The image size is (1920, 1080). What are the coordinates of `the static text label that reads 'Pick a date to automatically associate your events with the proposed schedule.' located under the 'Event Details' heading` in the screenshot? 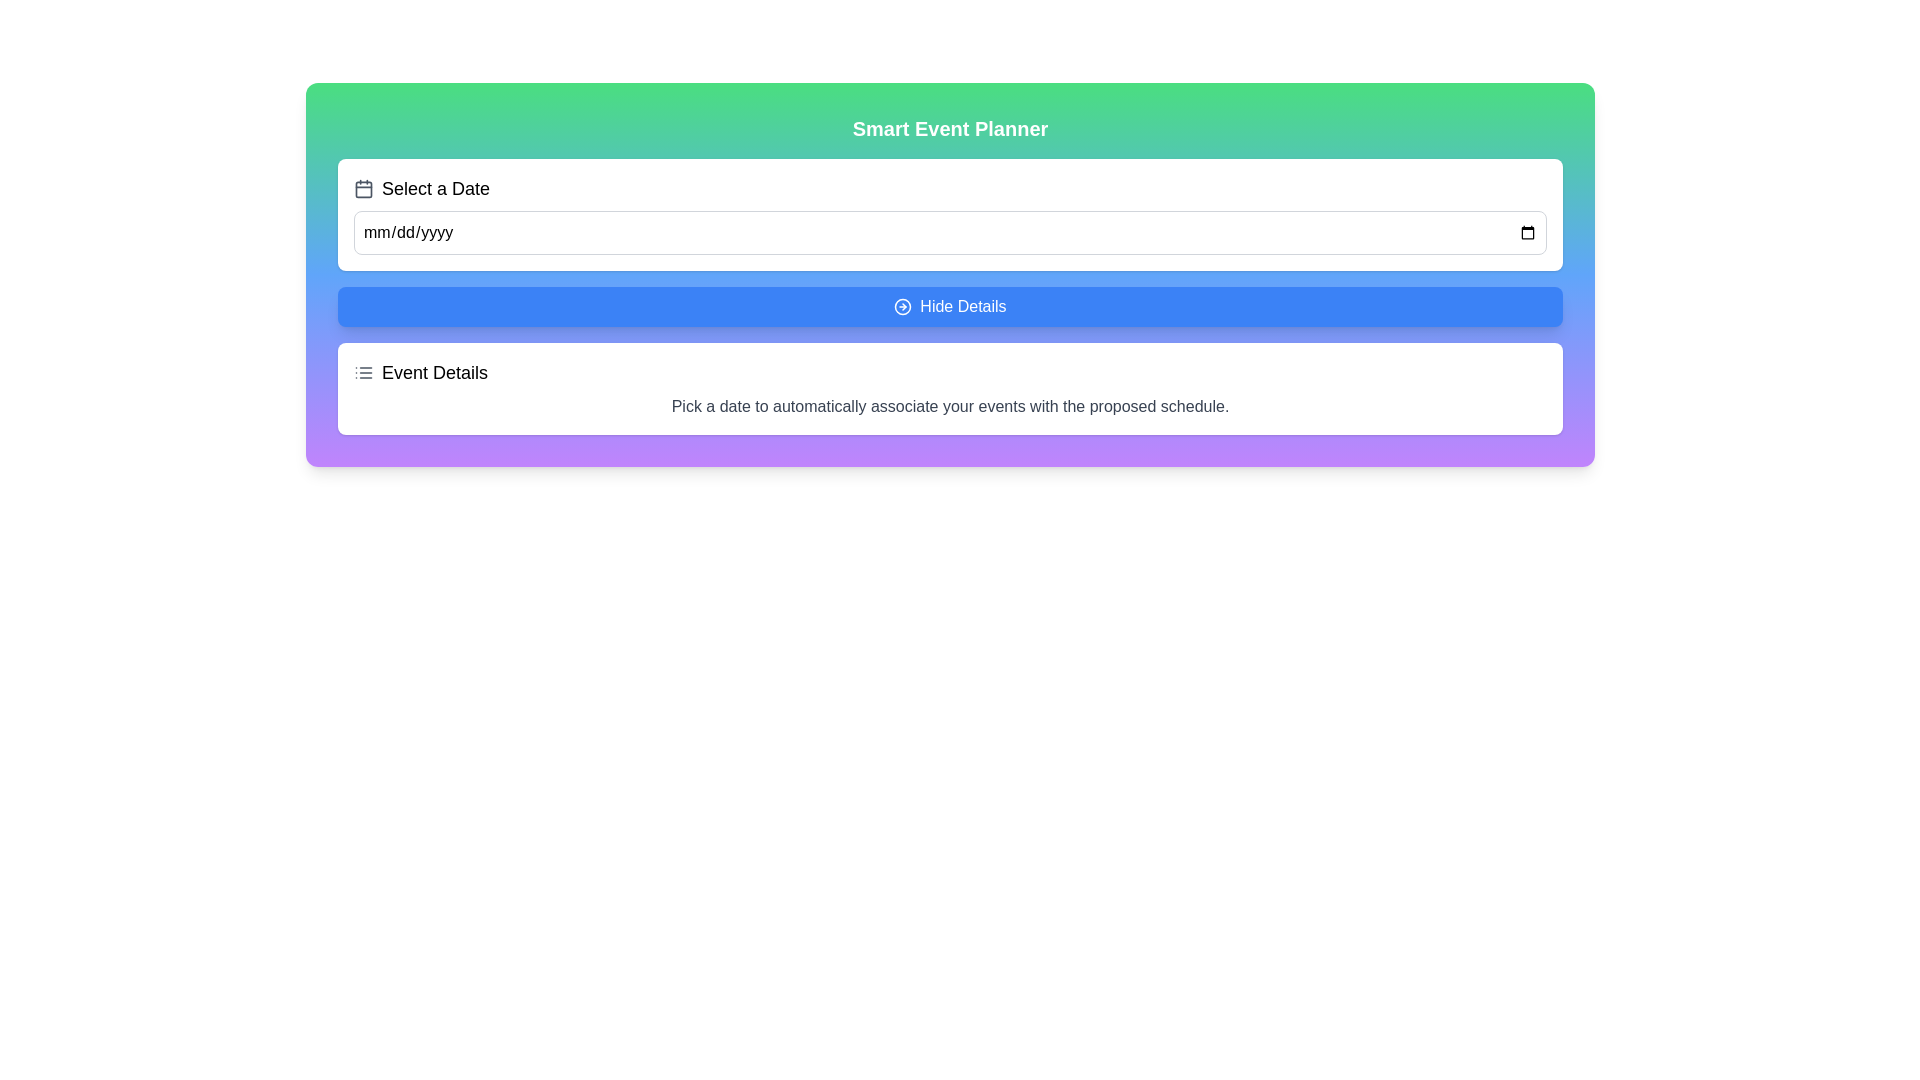 It's located at (949, 406).